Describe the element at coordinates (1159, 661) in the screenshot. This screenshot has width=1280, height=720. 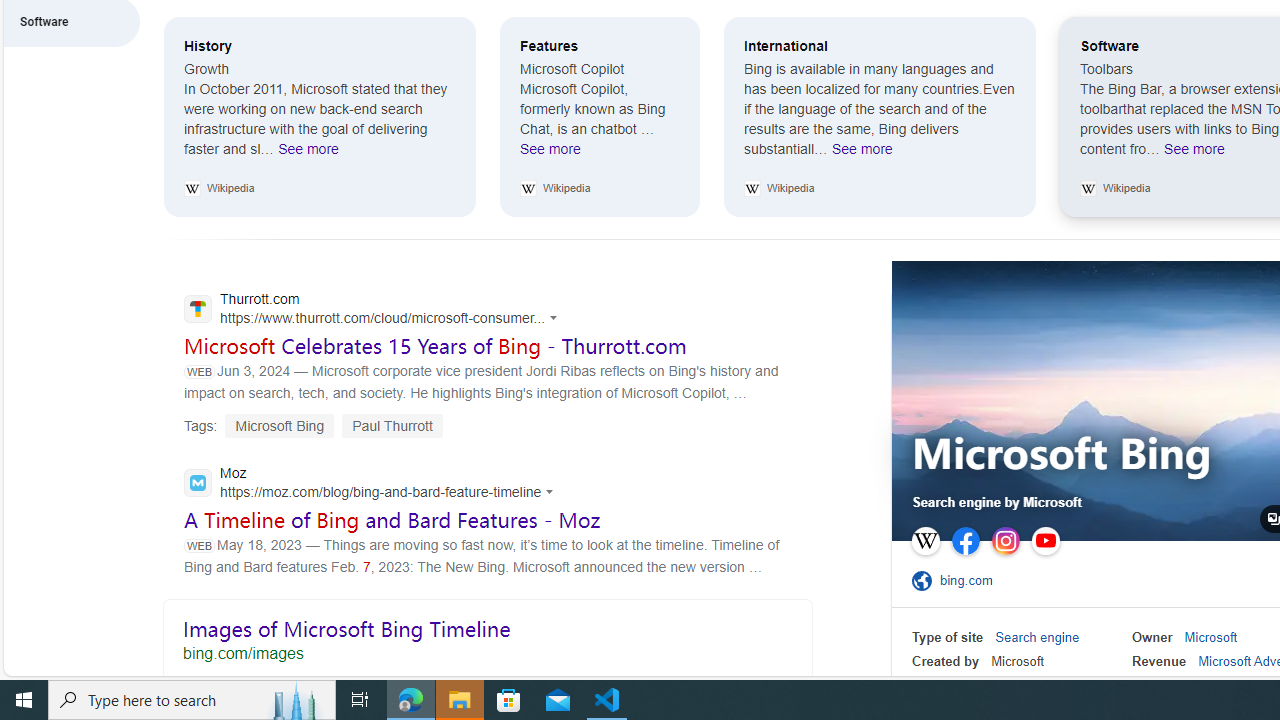
I see `'Revenue'` at that location.